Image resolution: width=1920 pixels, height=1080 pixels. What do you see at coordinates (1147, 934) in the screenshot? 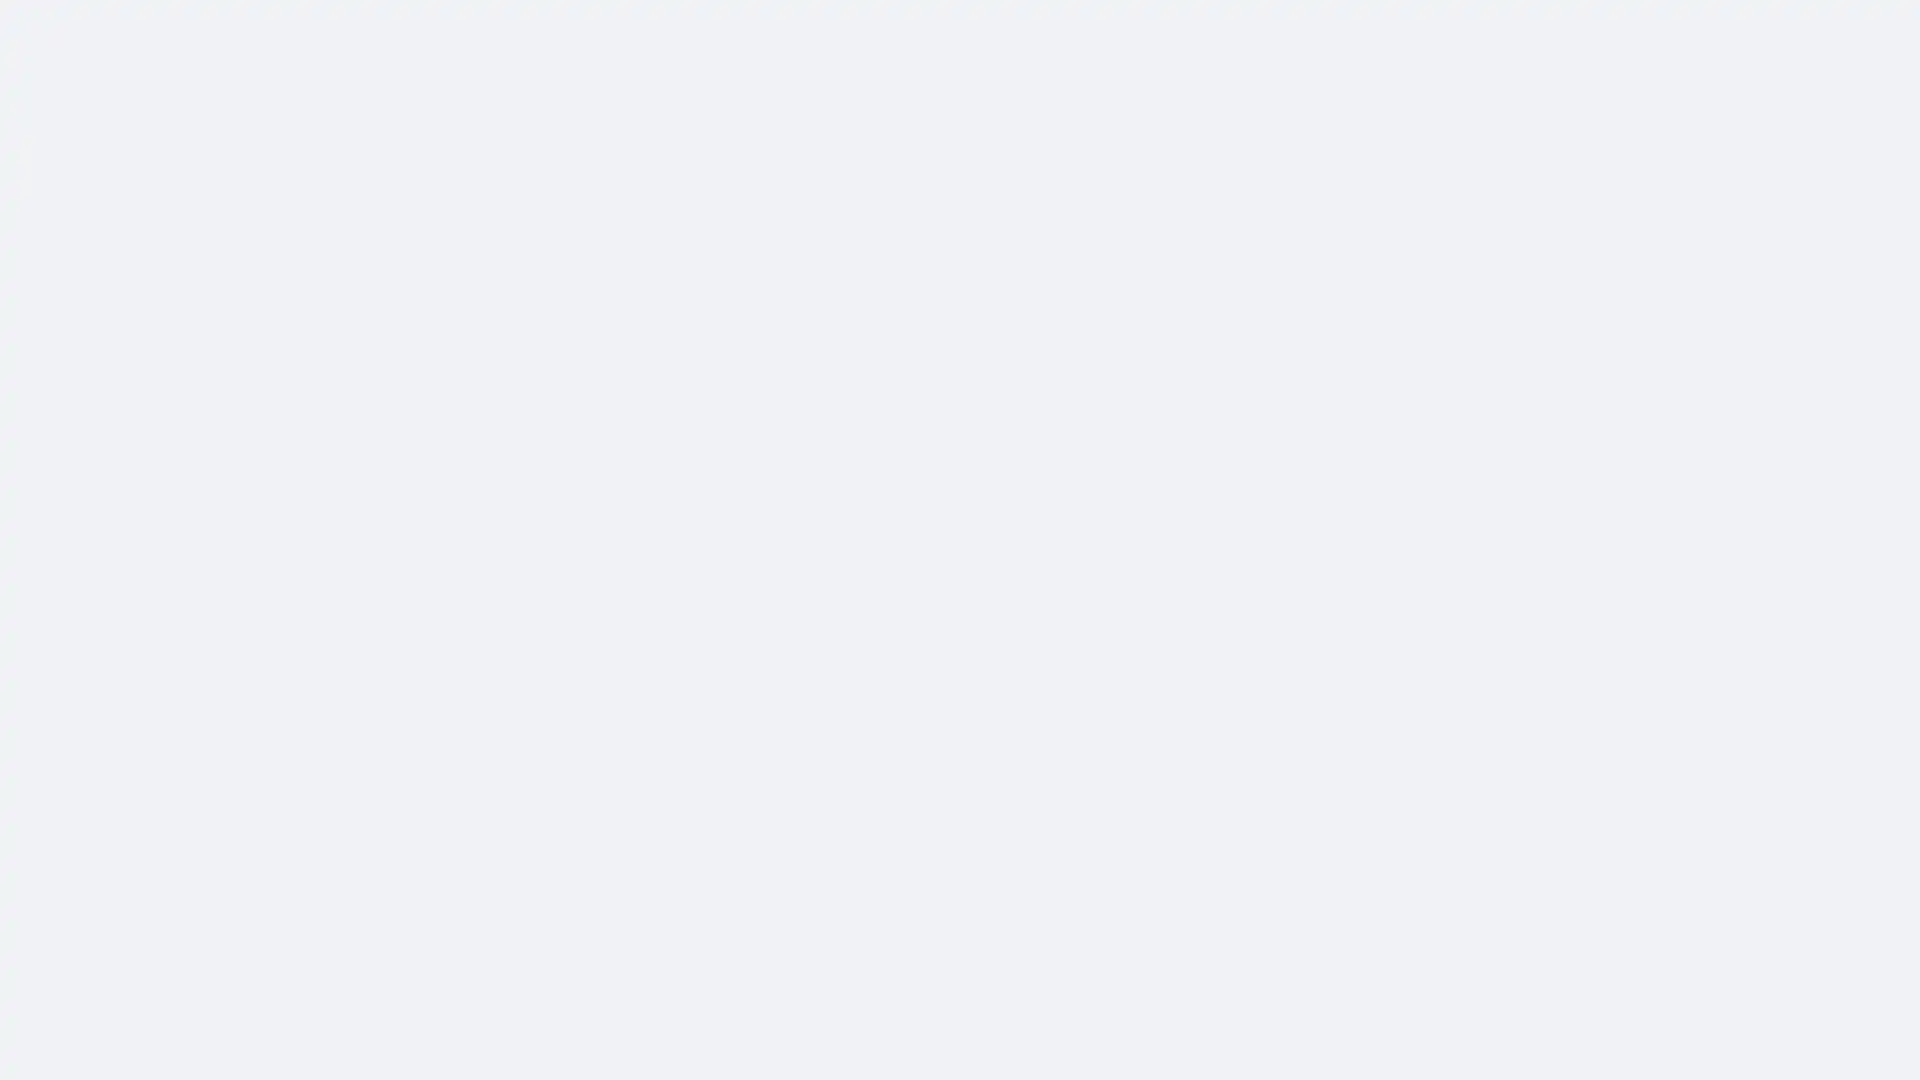
I see `Opmerking plaatsen` at bounding box center [1147, 934].